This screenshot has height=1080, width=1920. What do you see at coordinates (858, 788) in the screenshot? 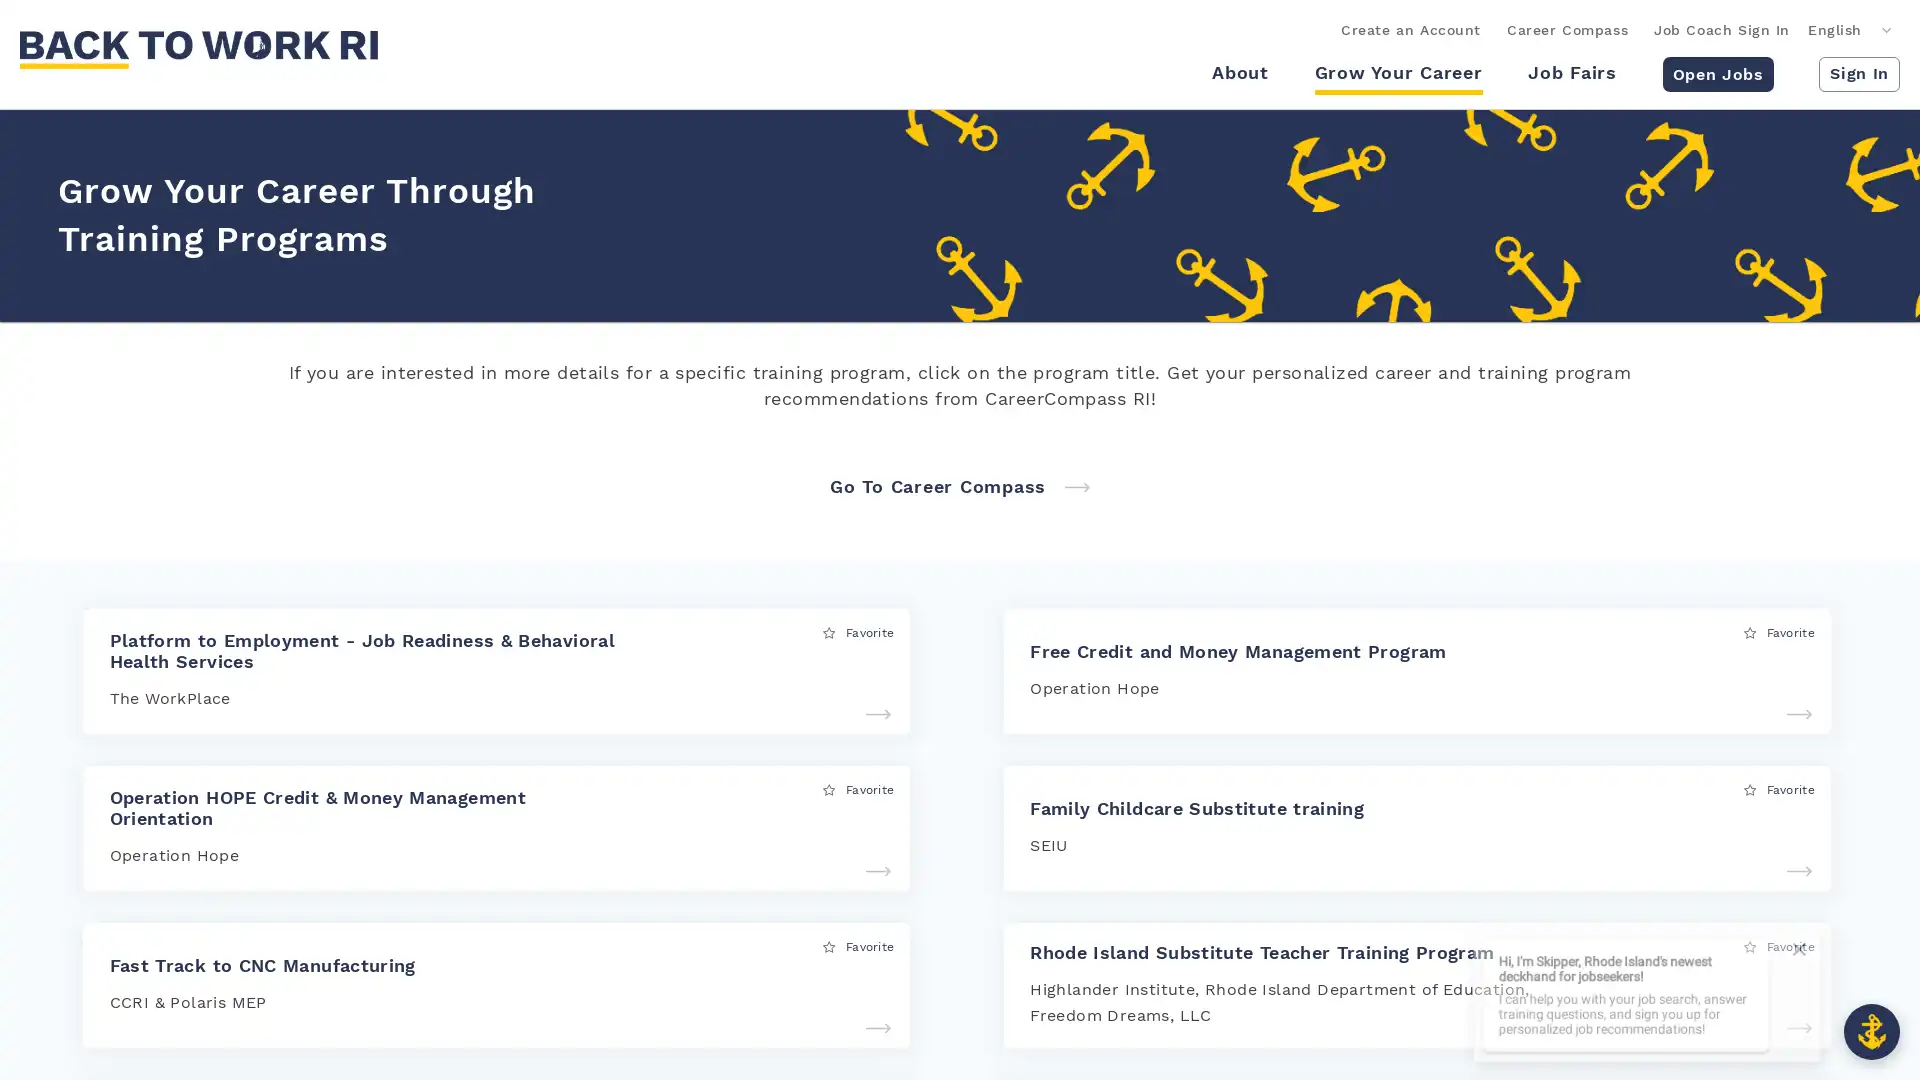
I see `not favorite Favorite` at bounding box center [858, 788].